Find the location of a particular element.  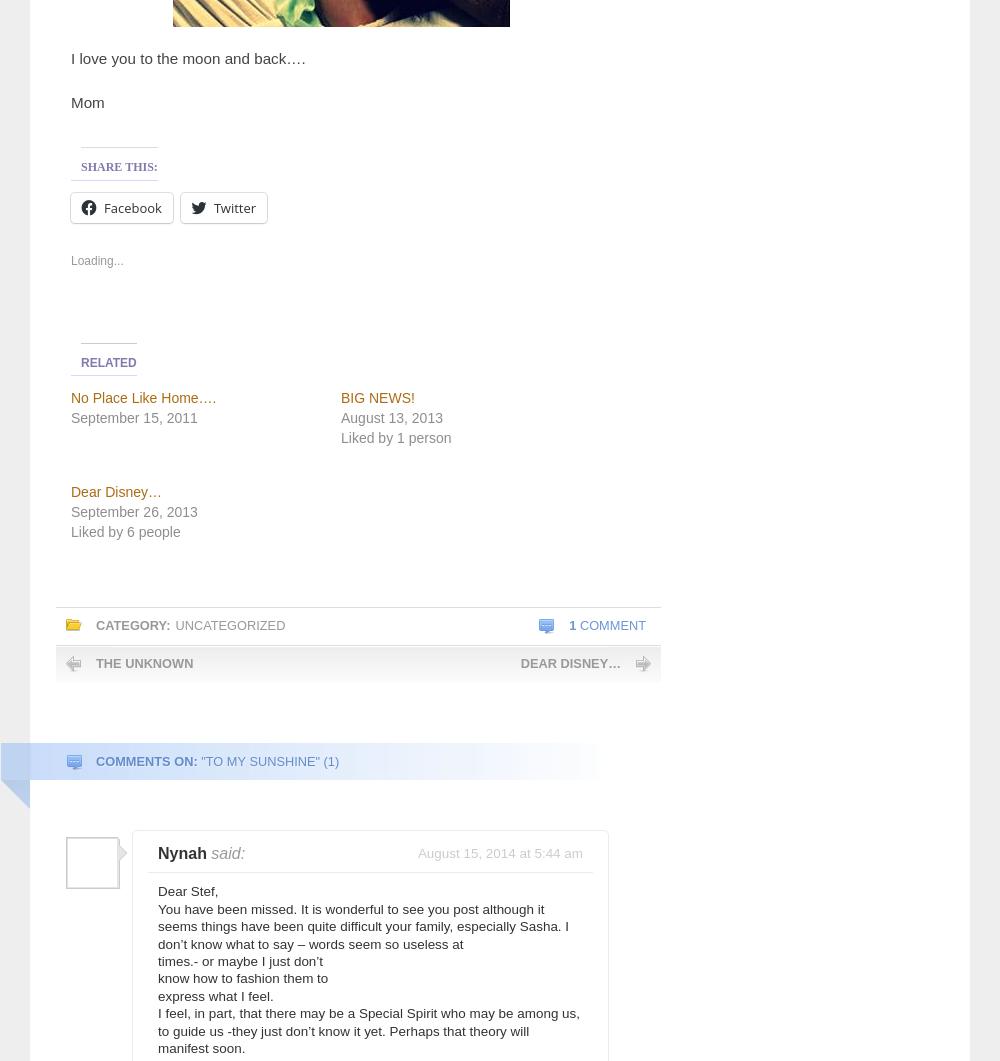

'Nynah' is located at coordinates (182, 853).